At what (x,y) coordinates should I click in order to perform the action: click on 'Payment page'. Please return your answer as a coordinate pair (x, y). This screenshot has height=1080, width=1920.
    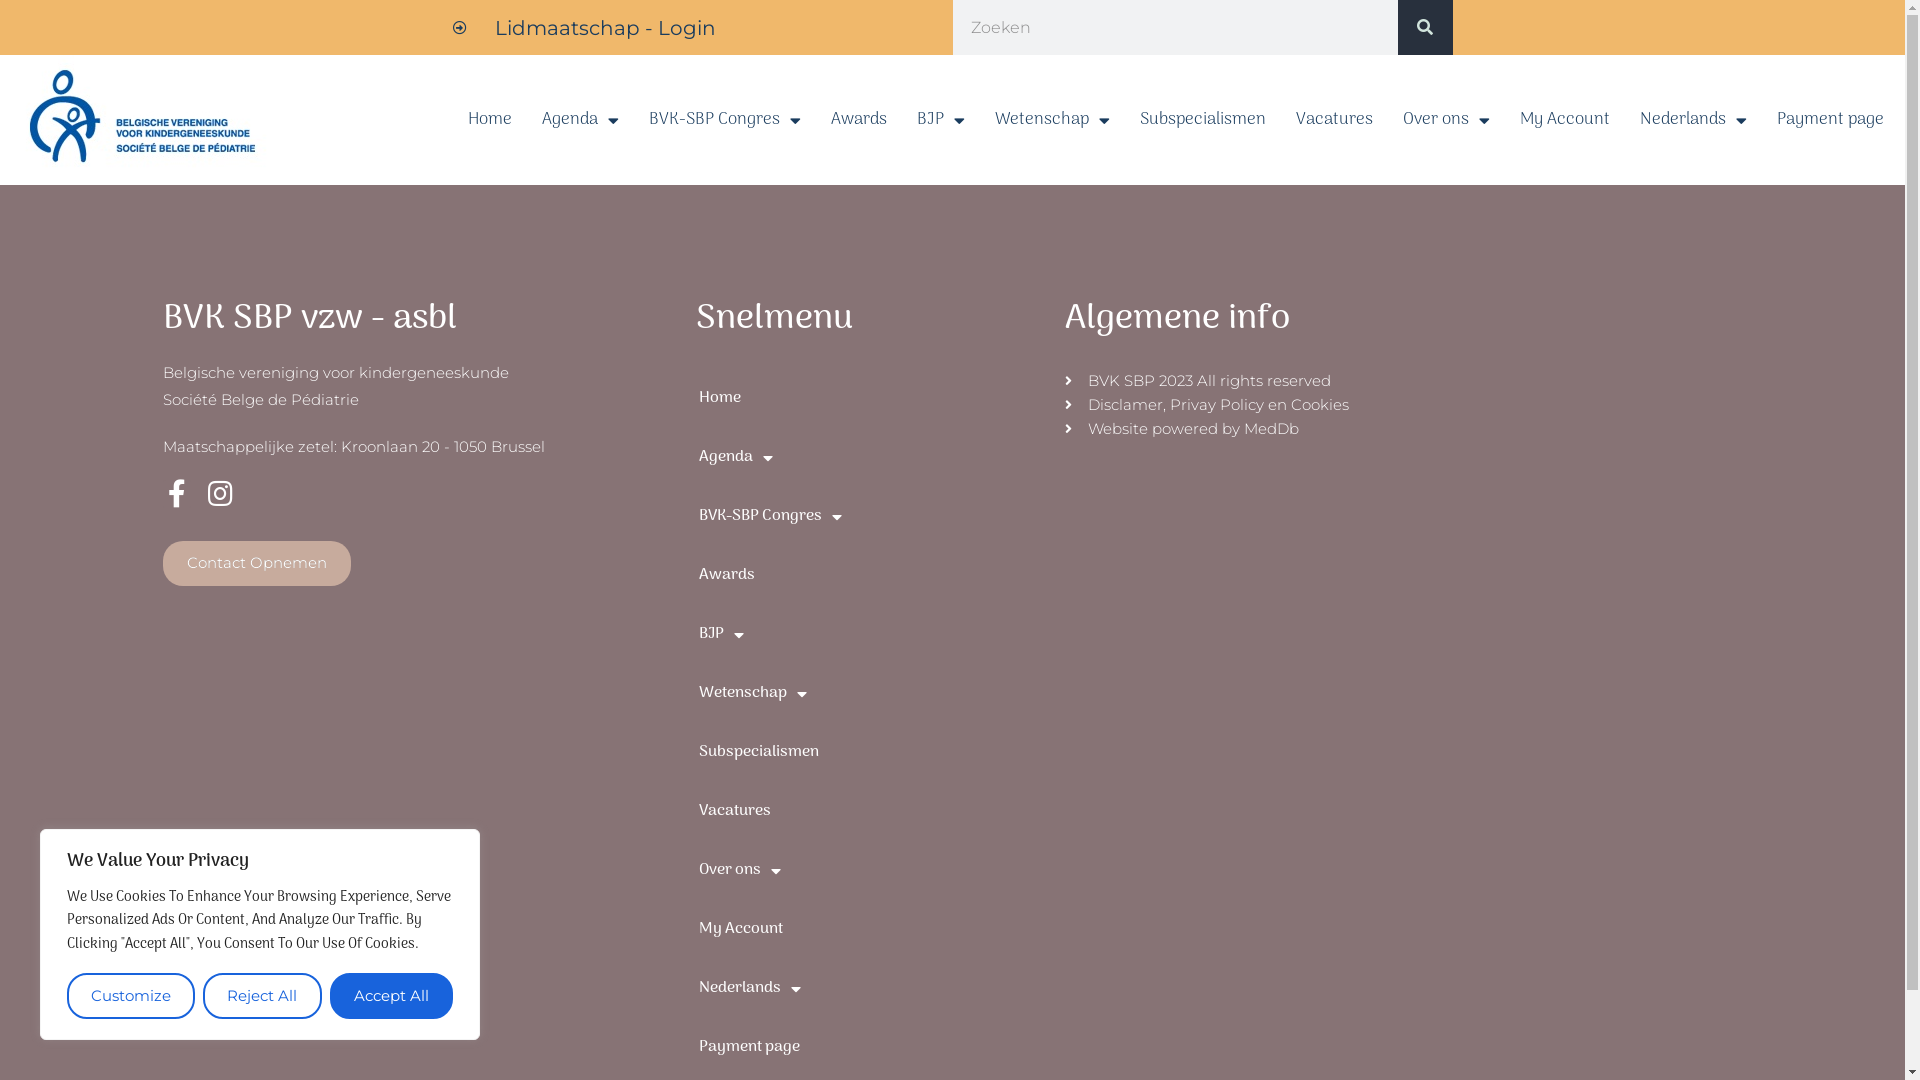
    Looking at the image, I should click on (696, 1046).